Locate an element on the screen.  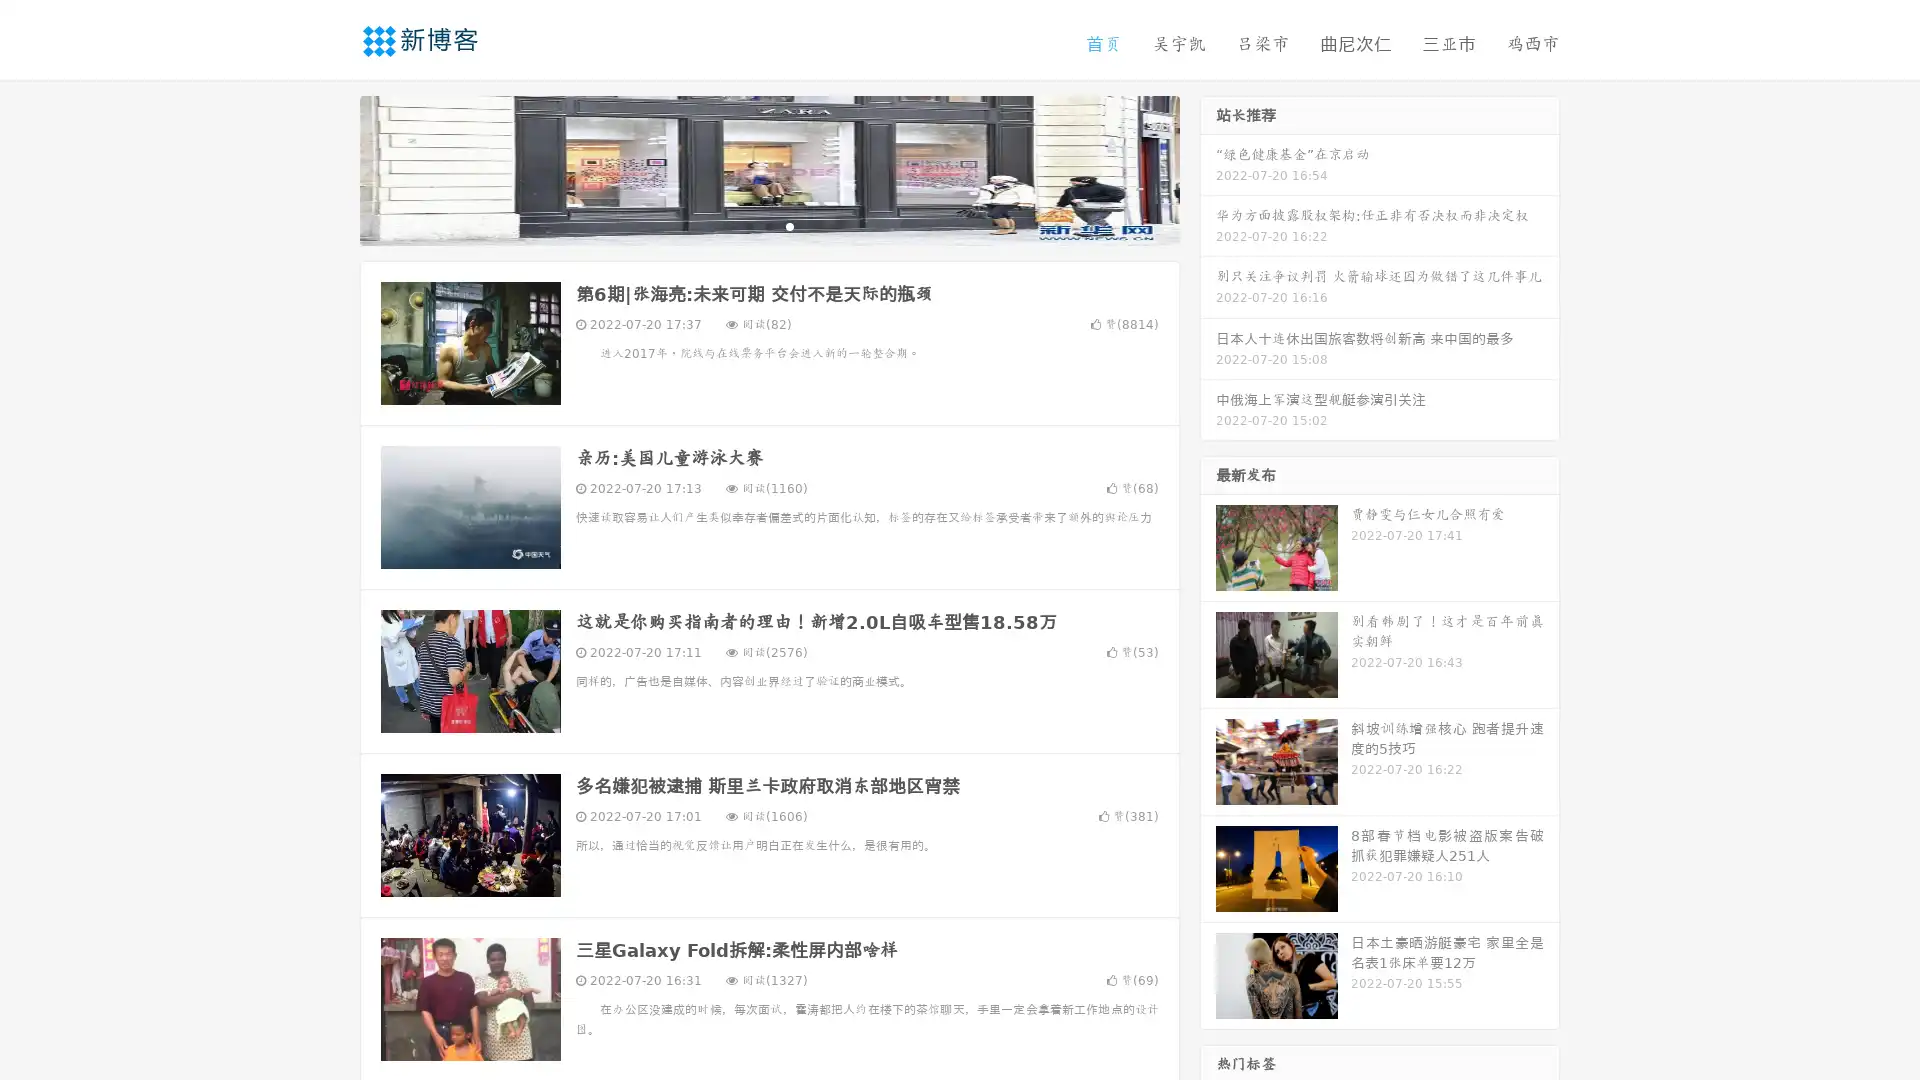
Previous slide is located at coordinates (330, 168).